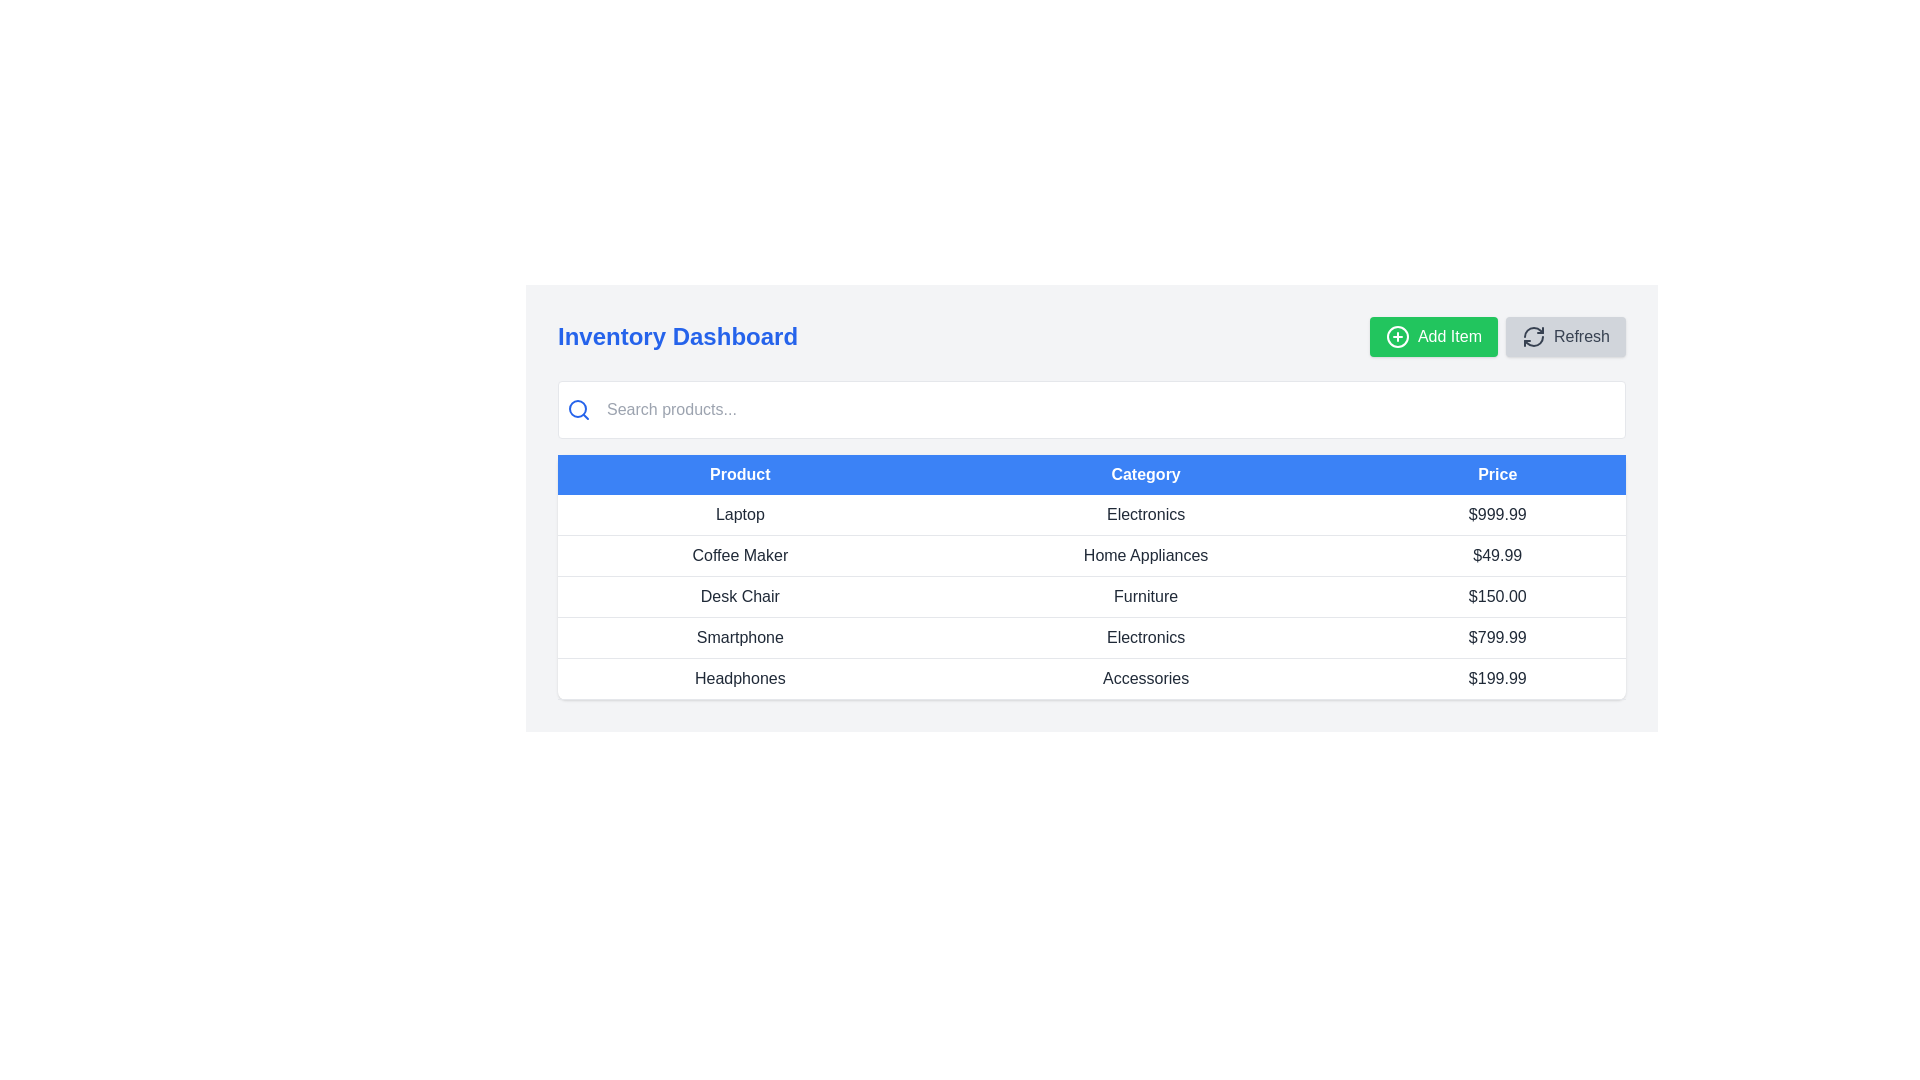 This screenshot has height=1080, width=1920. What do you see at coordinates (1432, 335) in the screenshot?
I see `the button located in the top-right section of the interface, which allows users to add a new item to the inventory` at bounding box center [1432, 335].